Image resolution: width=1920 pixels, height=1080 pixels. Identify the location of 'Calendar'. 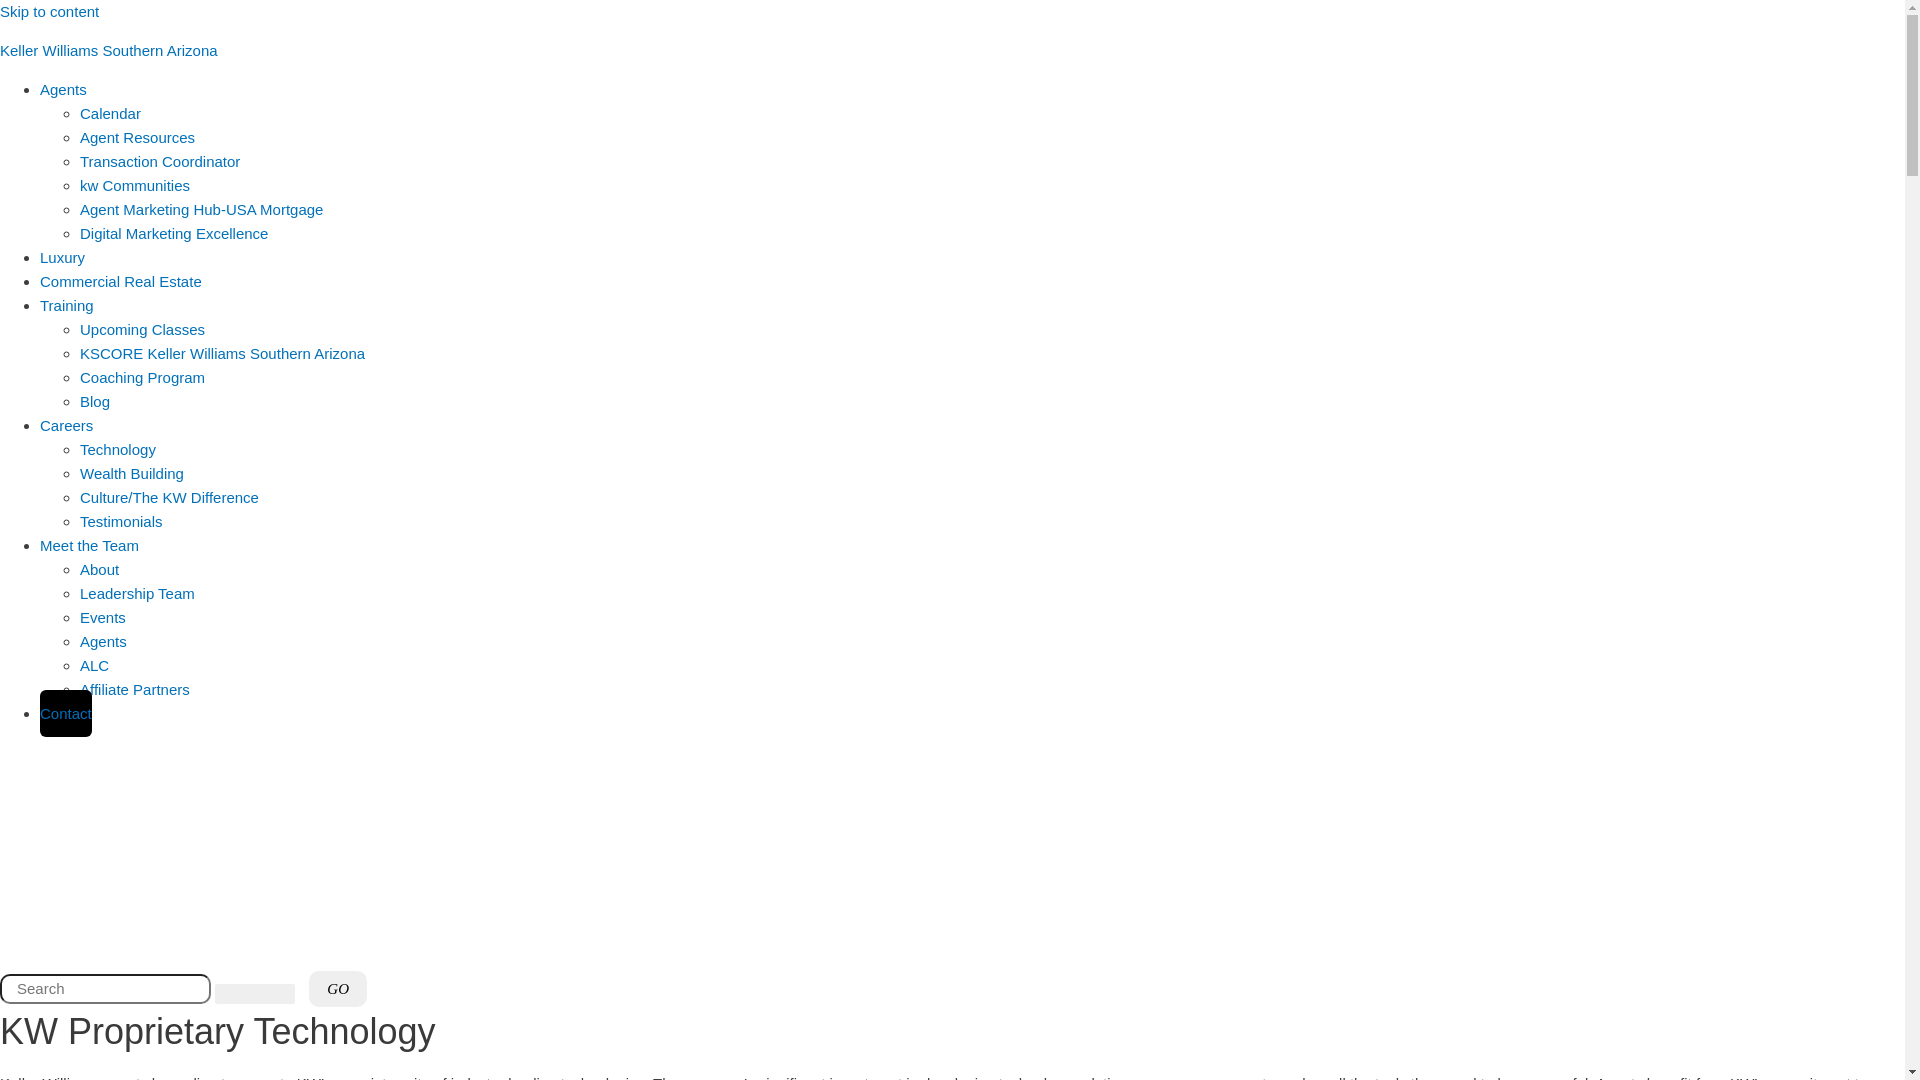
(109, 113).